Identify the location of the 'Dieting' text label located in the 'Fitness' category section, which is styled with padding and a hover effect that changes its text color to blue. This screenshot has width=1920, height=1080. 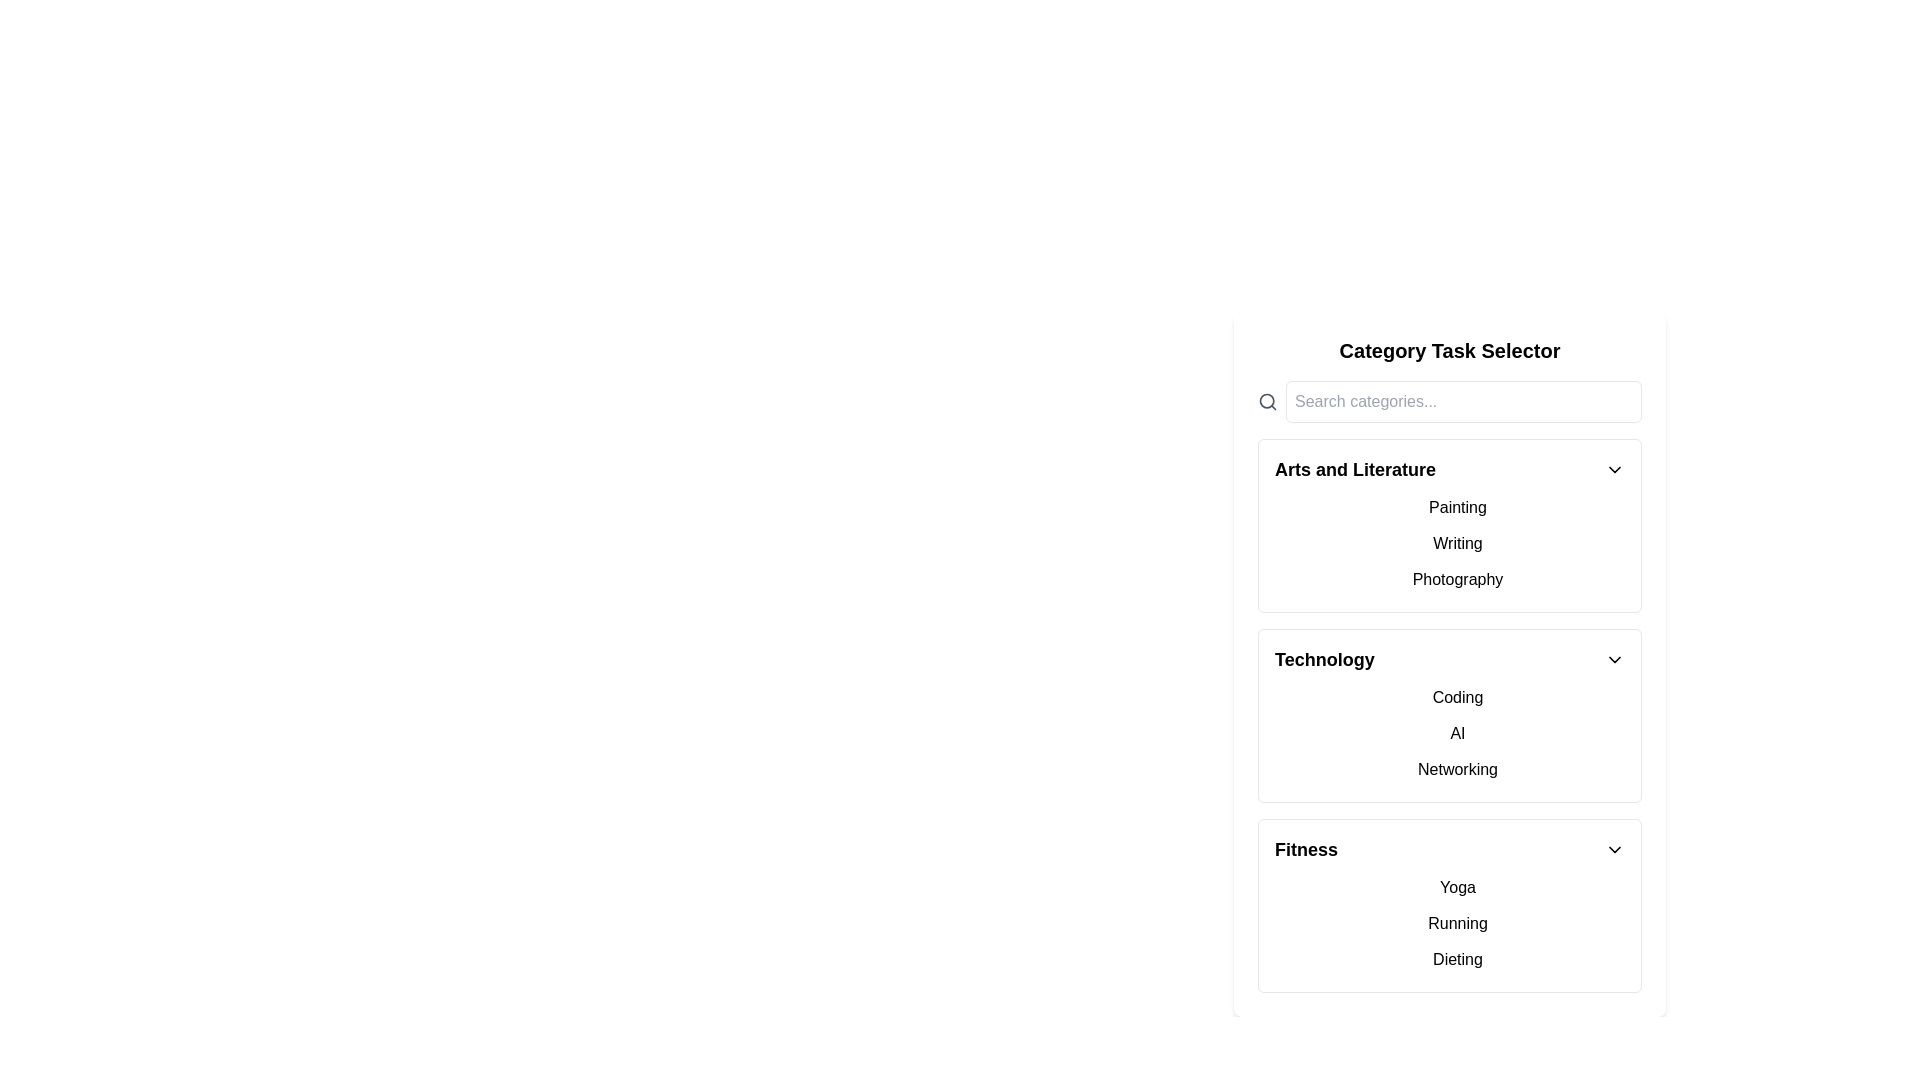
(1458, 959).